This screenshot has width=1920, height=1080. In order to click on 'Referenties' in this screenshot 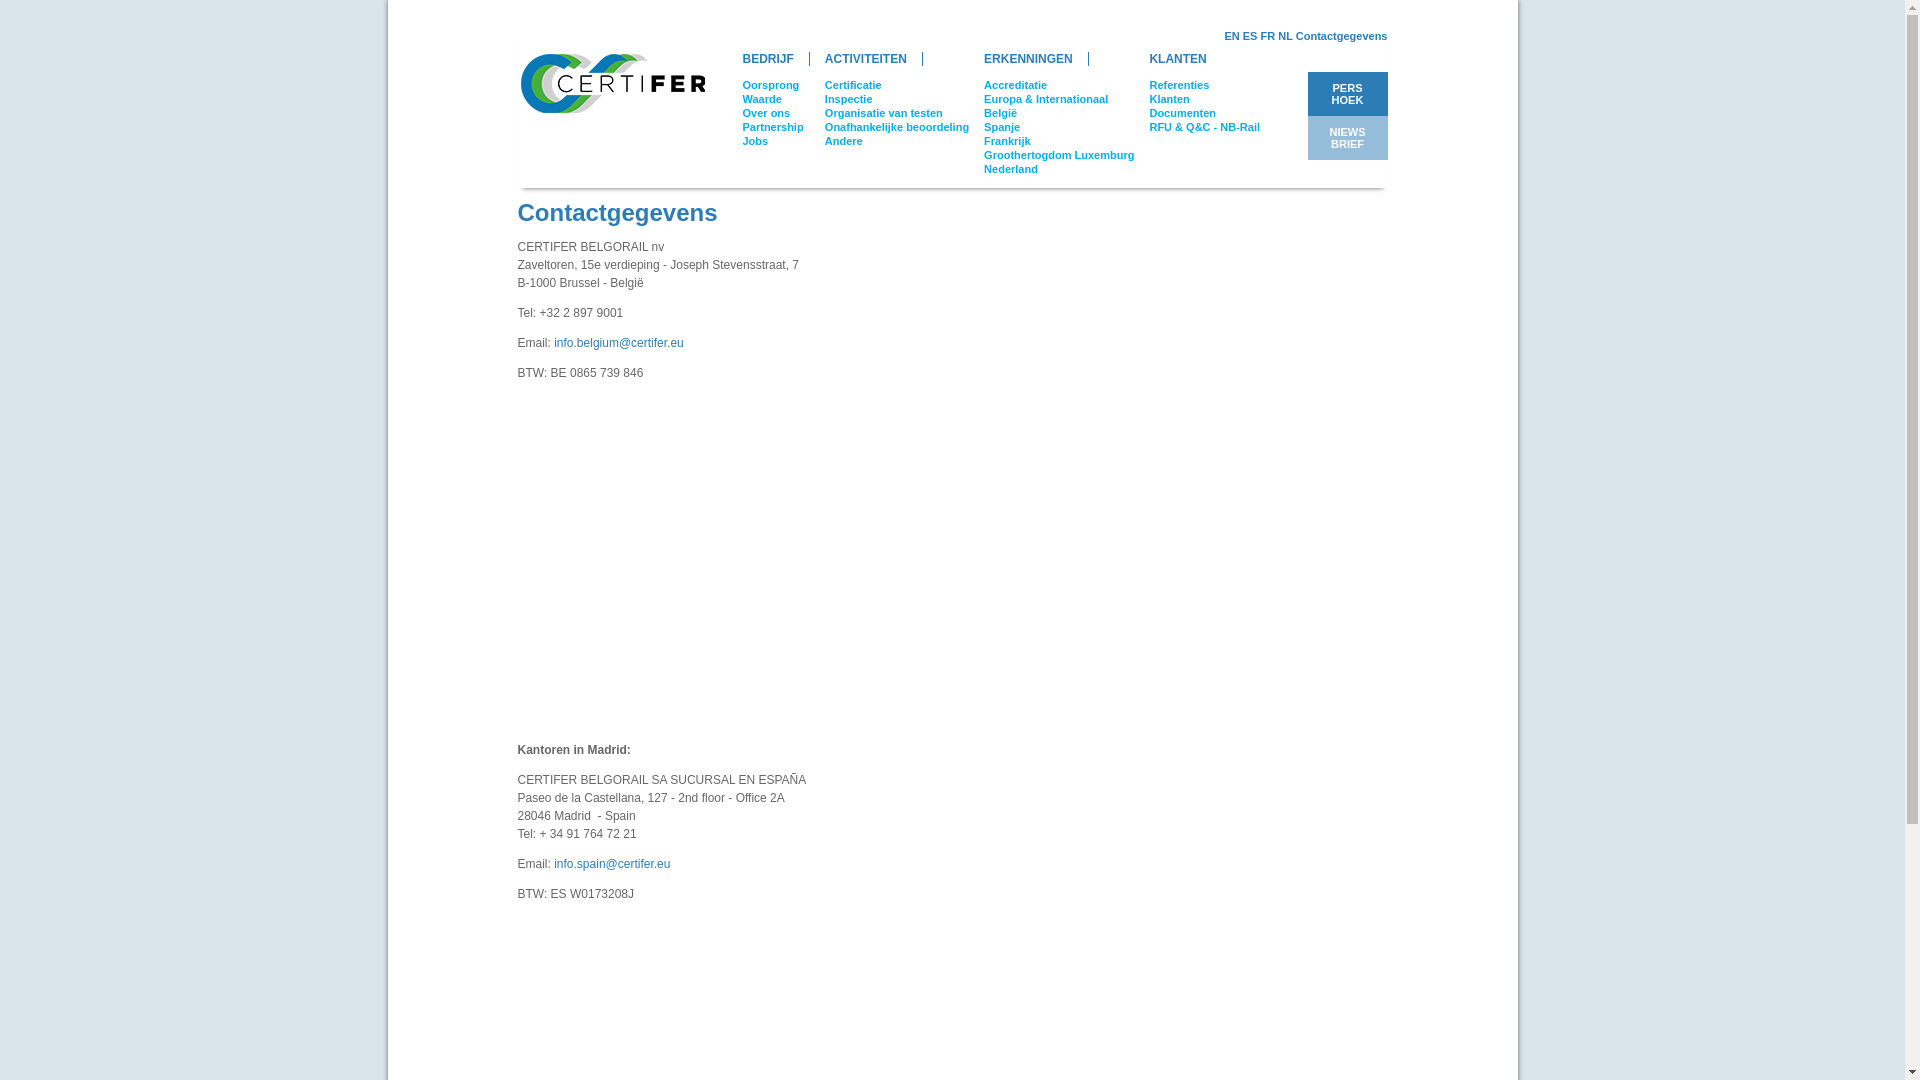, I will do `click(1179, 83)`.